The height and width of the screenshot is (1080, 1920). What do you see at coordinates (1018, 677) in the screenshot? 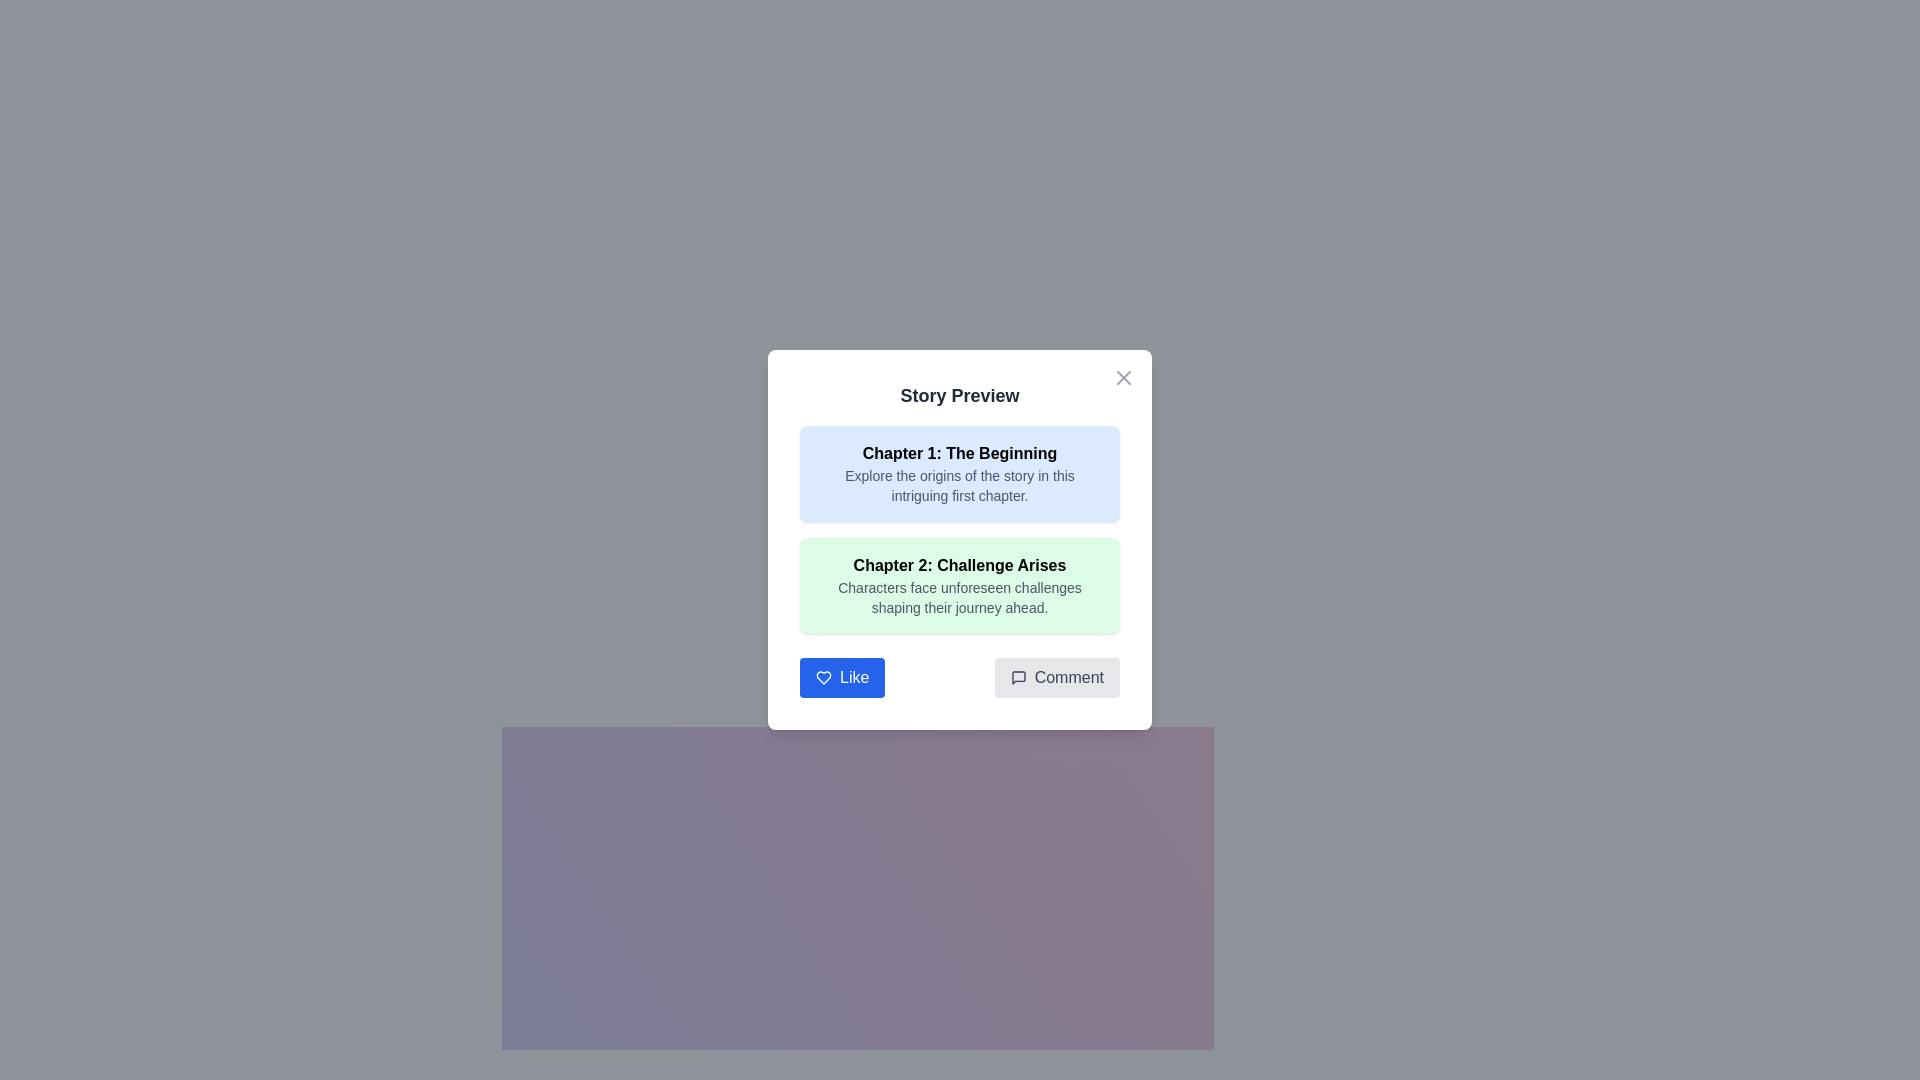
I see `the speech bubble or comment icon` at bounding box center [1018, 677].